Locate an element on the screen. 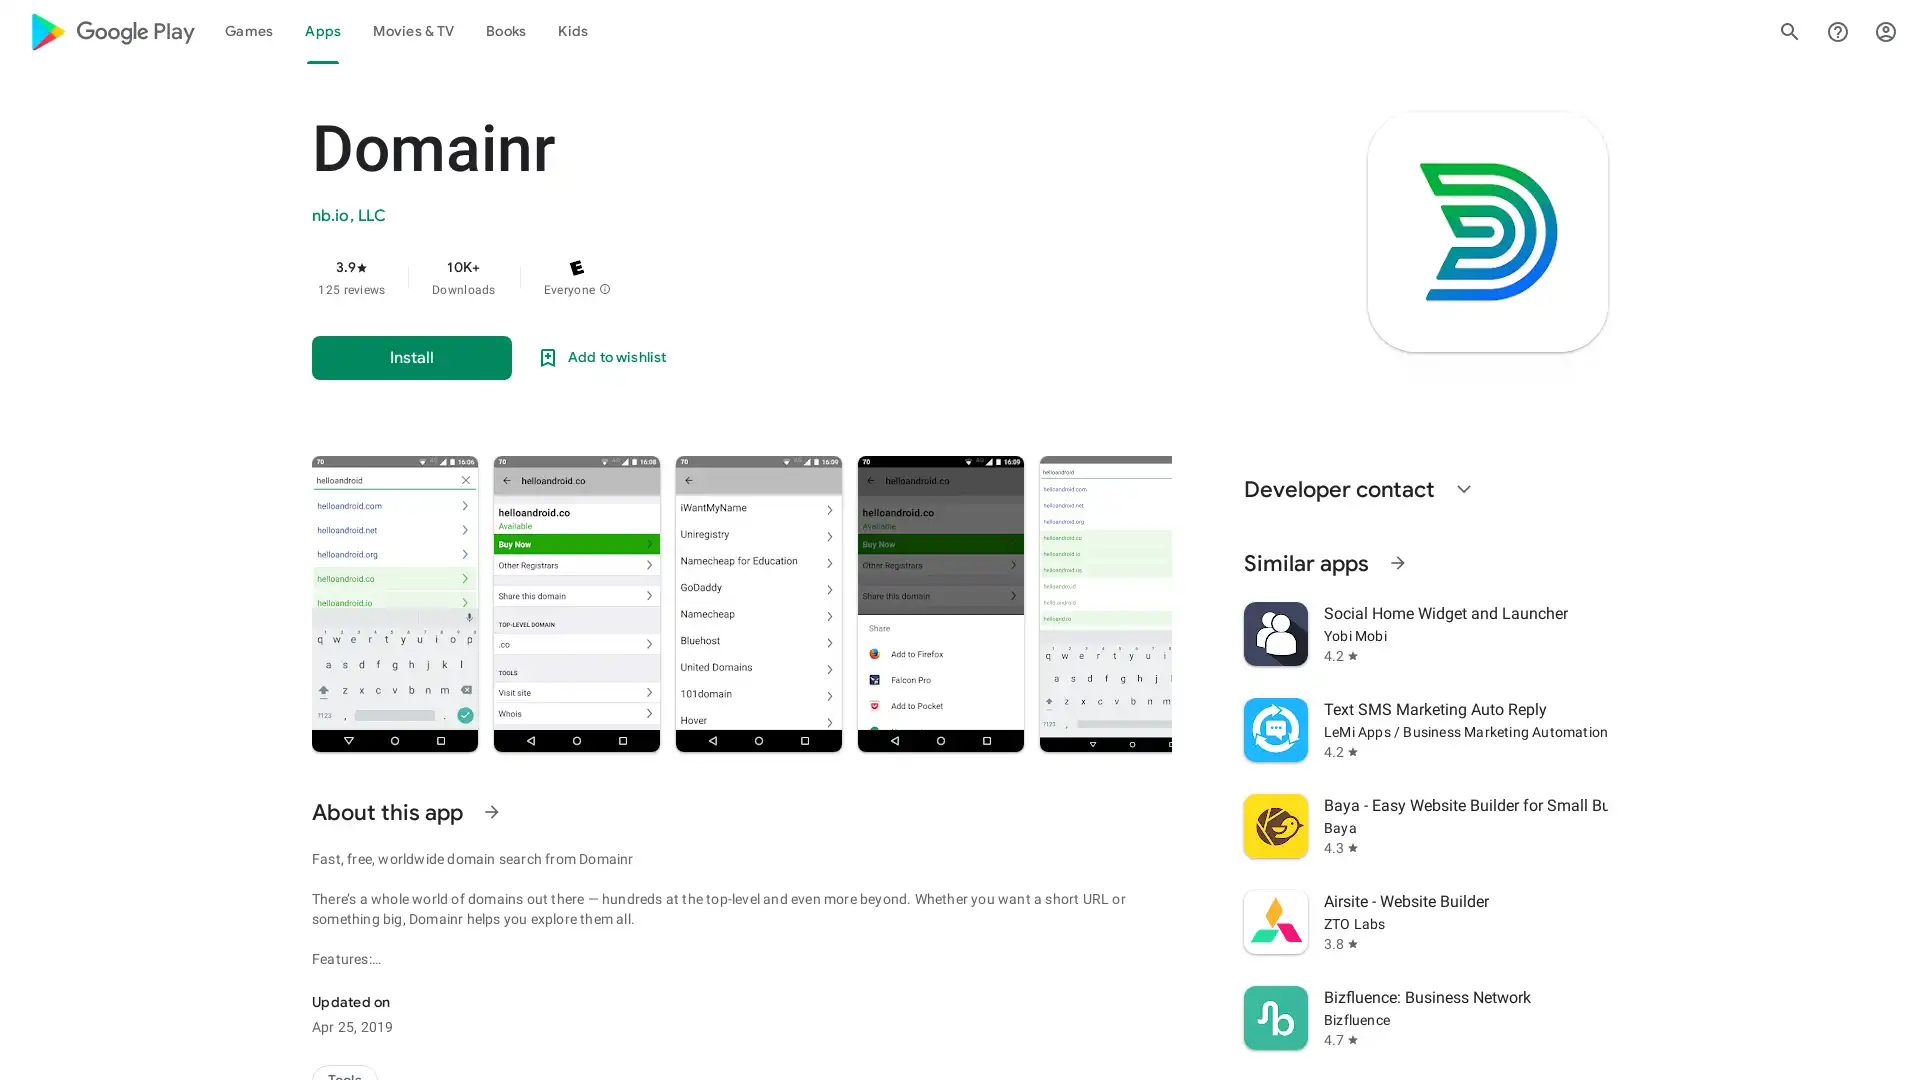 The height and width of the screenshot is (1080, 1920). Screenshot image is located at coordinates (1734, 603).